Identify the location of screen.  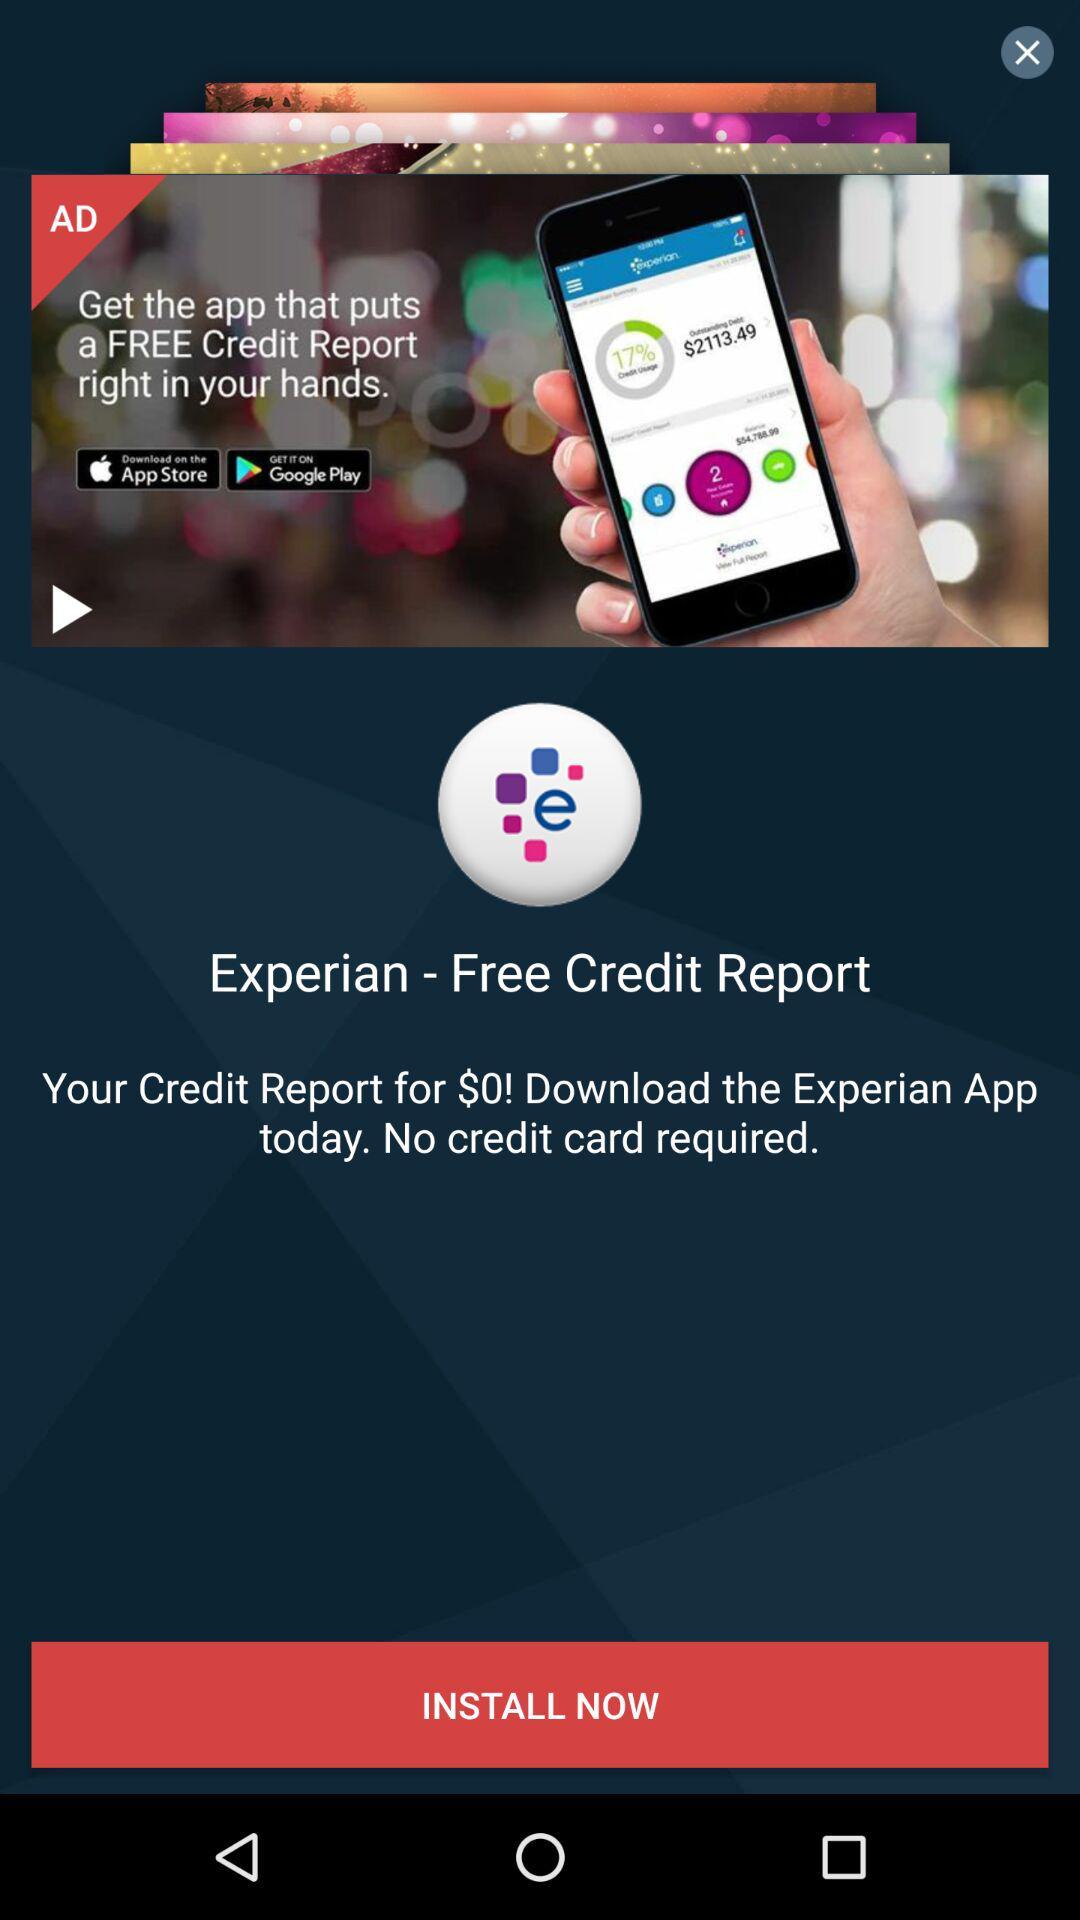
(1027, 52).